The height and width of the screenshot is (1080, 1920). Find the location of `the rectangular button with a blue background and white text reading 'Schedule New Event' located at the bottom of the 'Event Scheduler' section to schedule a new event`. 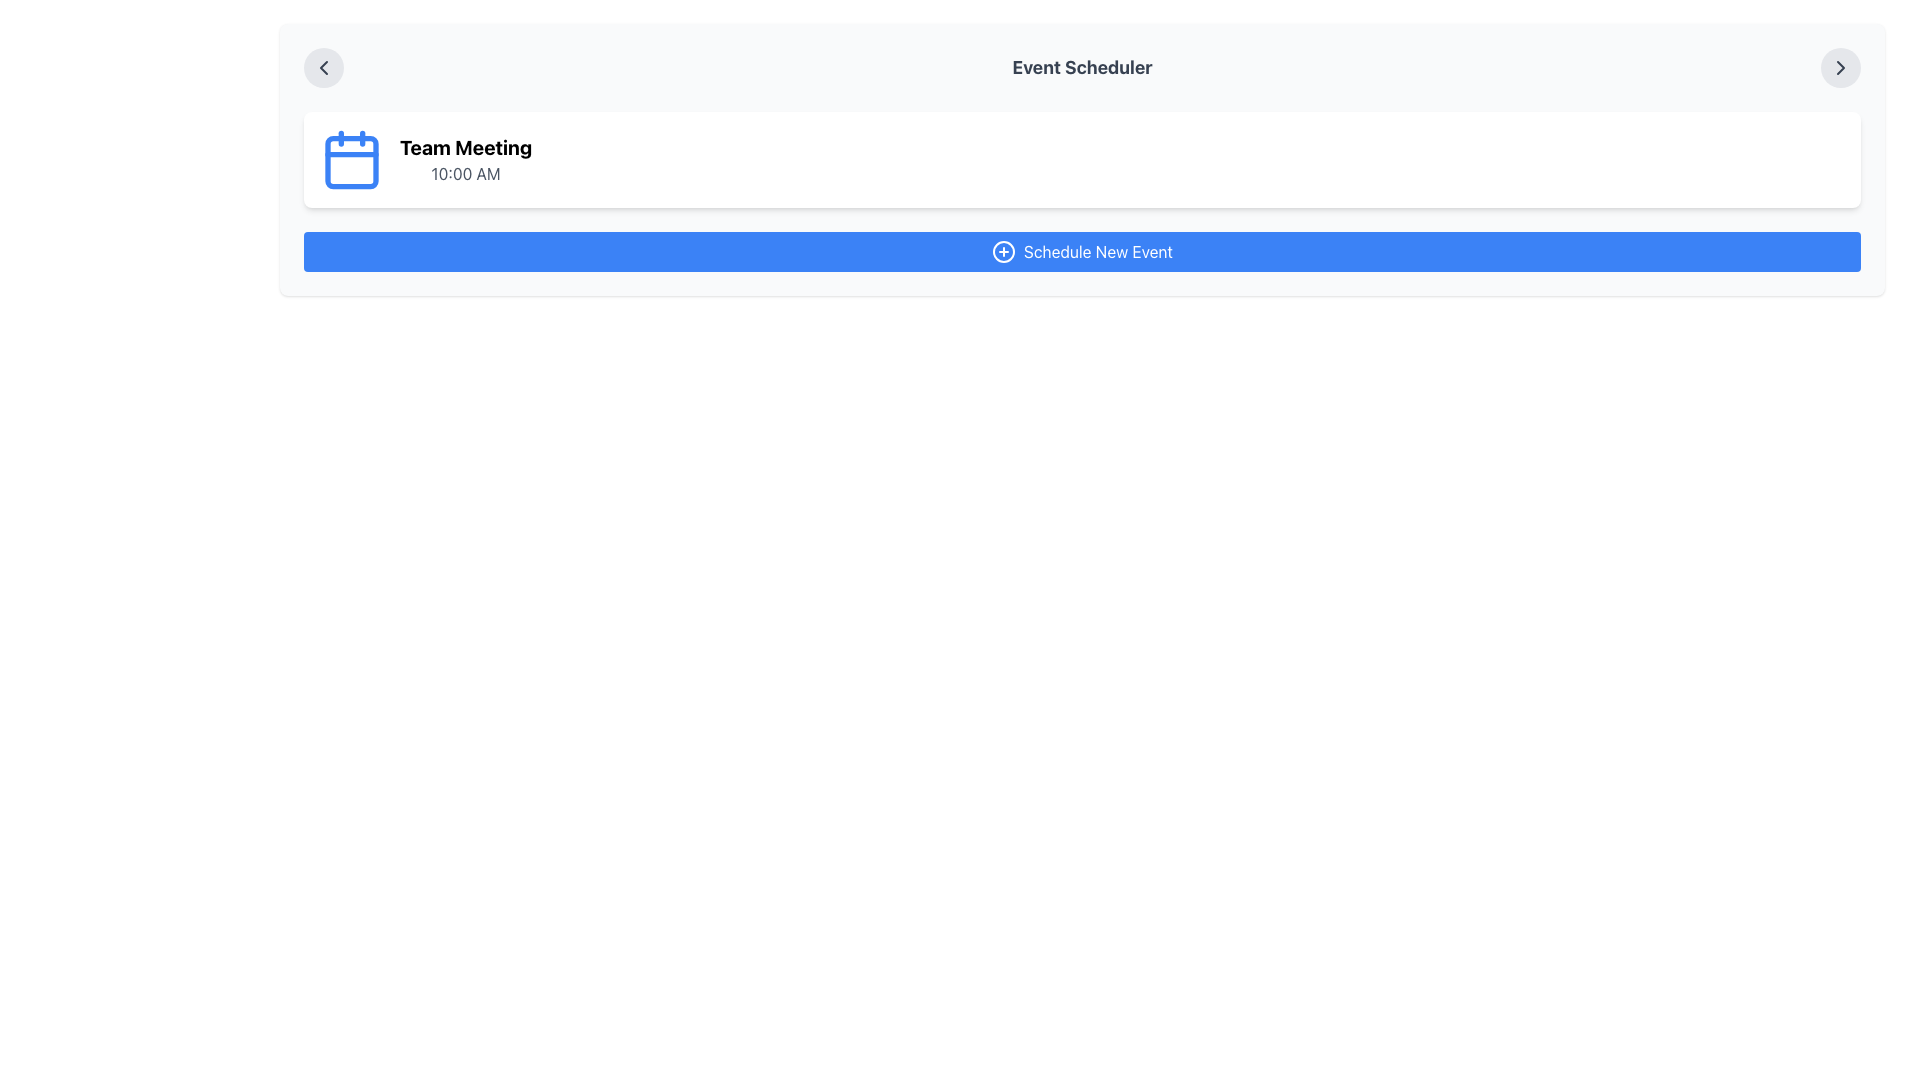

the rectangular button with a blue background and white text reading 'Schedule New Event' located at the bottom of the 'Event Scheduler' section to schedule a new event is located at coordinates (1081, 250).